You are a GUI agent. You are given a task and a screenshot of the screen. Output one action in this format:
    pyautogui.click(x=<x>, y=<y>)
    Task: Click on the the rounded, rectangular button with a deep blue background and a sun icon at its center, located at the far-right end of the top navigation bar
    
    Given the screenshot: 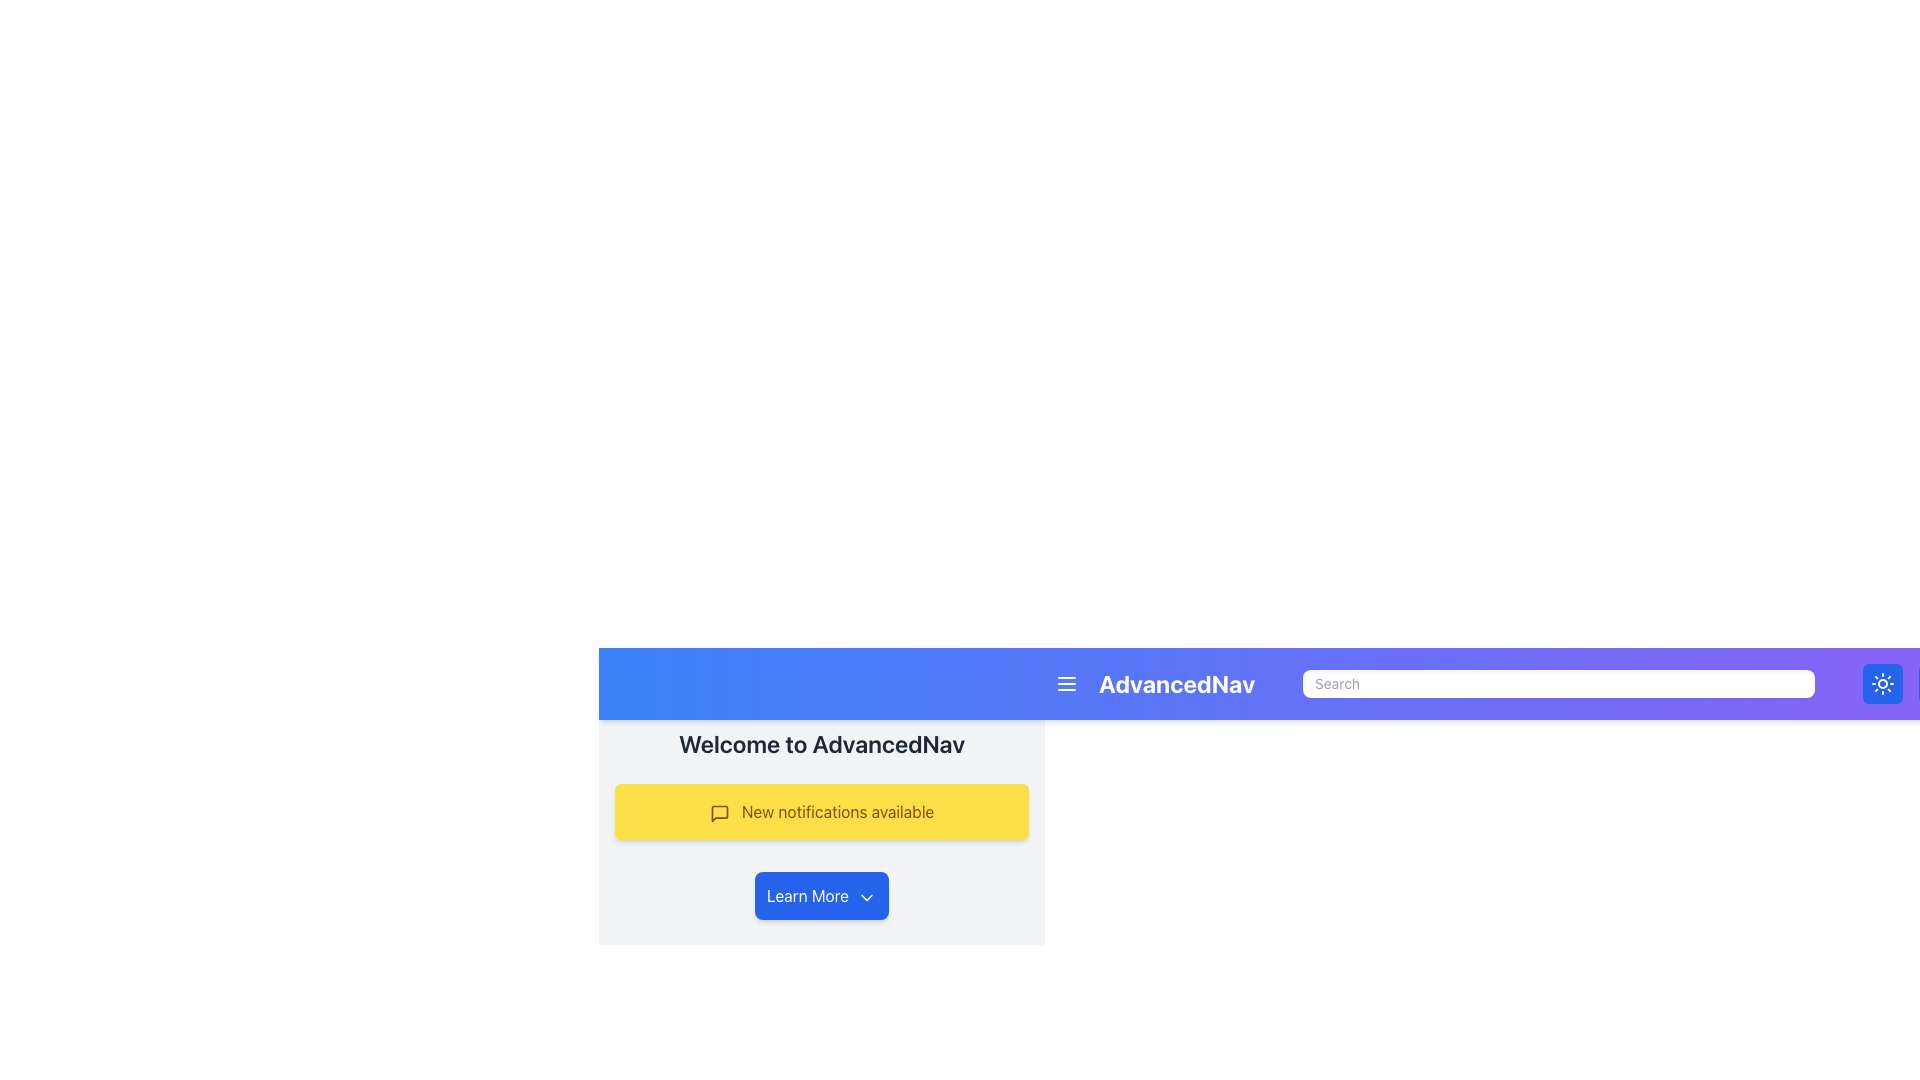 What is the action you would take?
    pyautogui.click(x=1881, y=682)
    